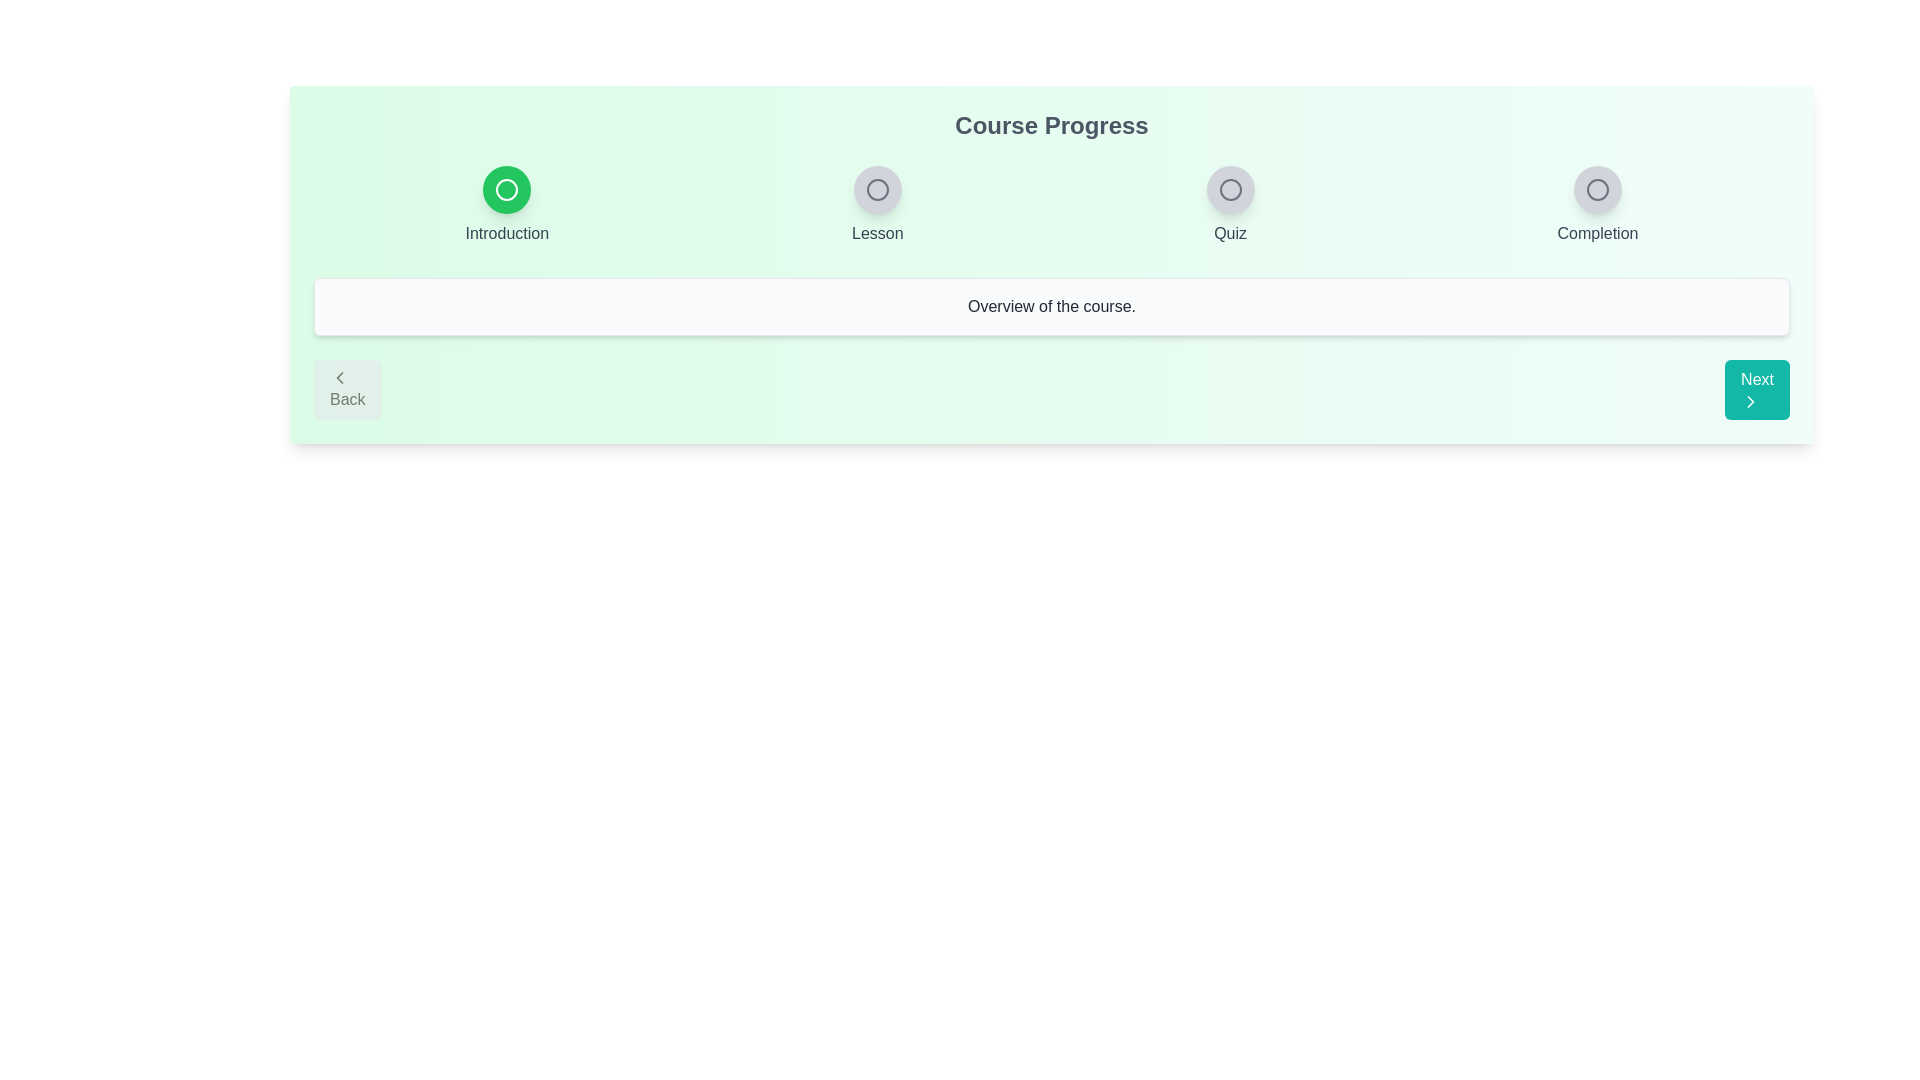 This screenshot has width=1920, height=1080. Describe the element at coordinates (1228, 189) in the screenshot. I see `the step Quiz in the progress indicator` at that location.